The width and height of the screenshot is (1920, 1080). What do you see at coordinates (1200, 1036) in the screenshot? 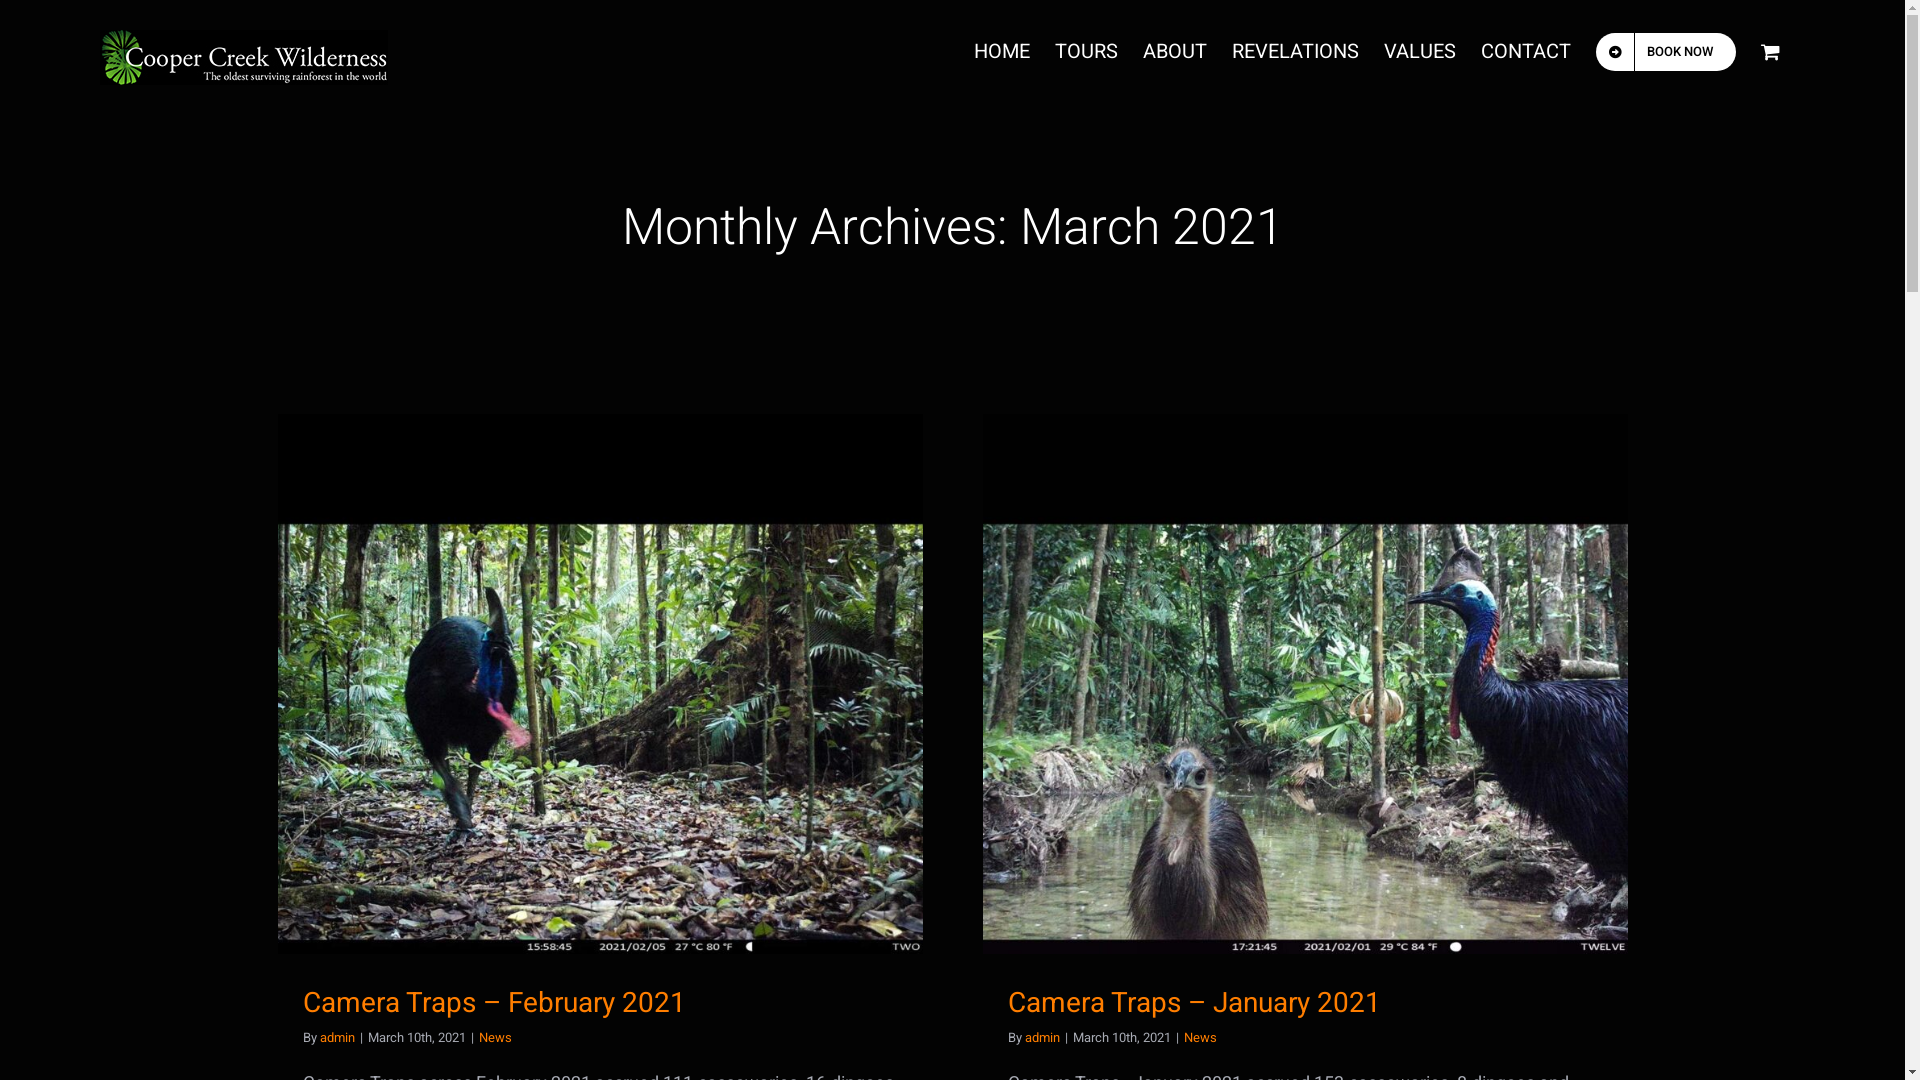
I see `'News'` at bounding box center [1200, 1036].